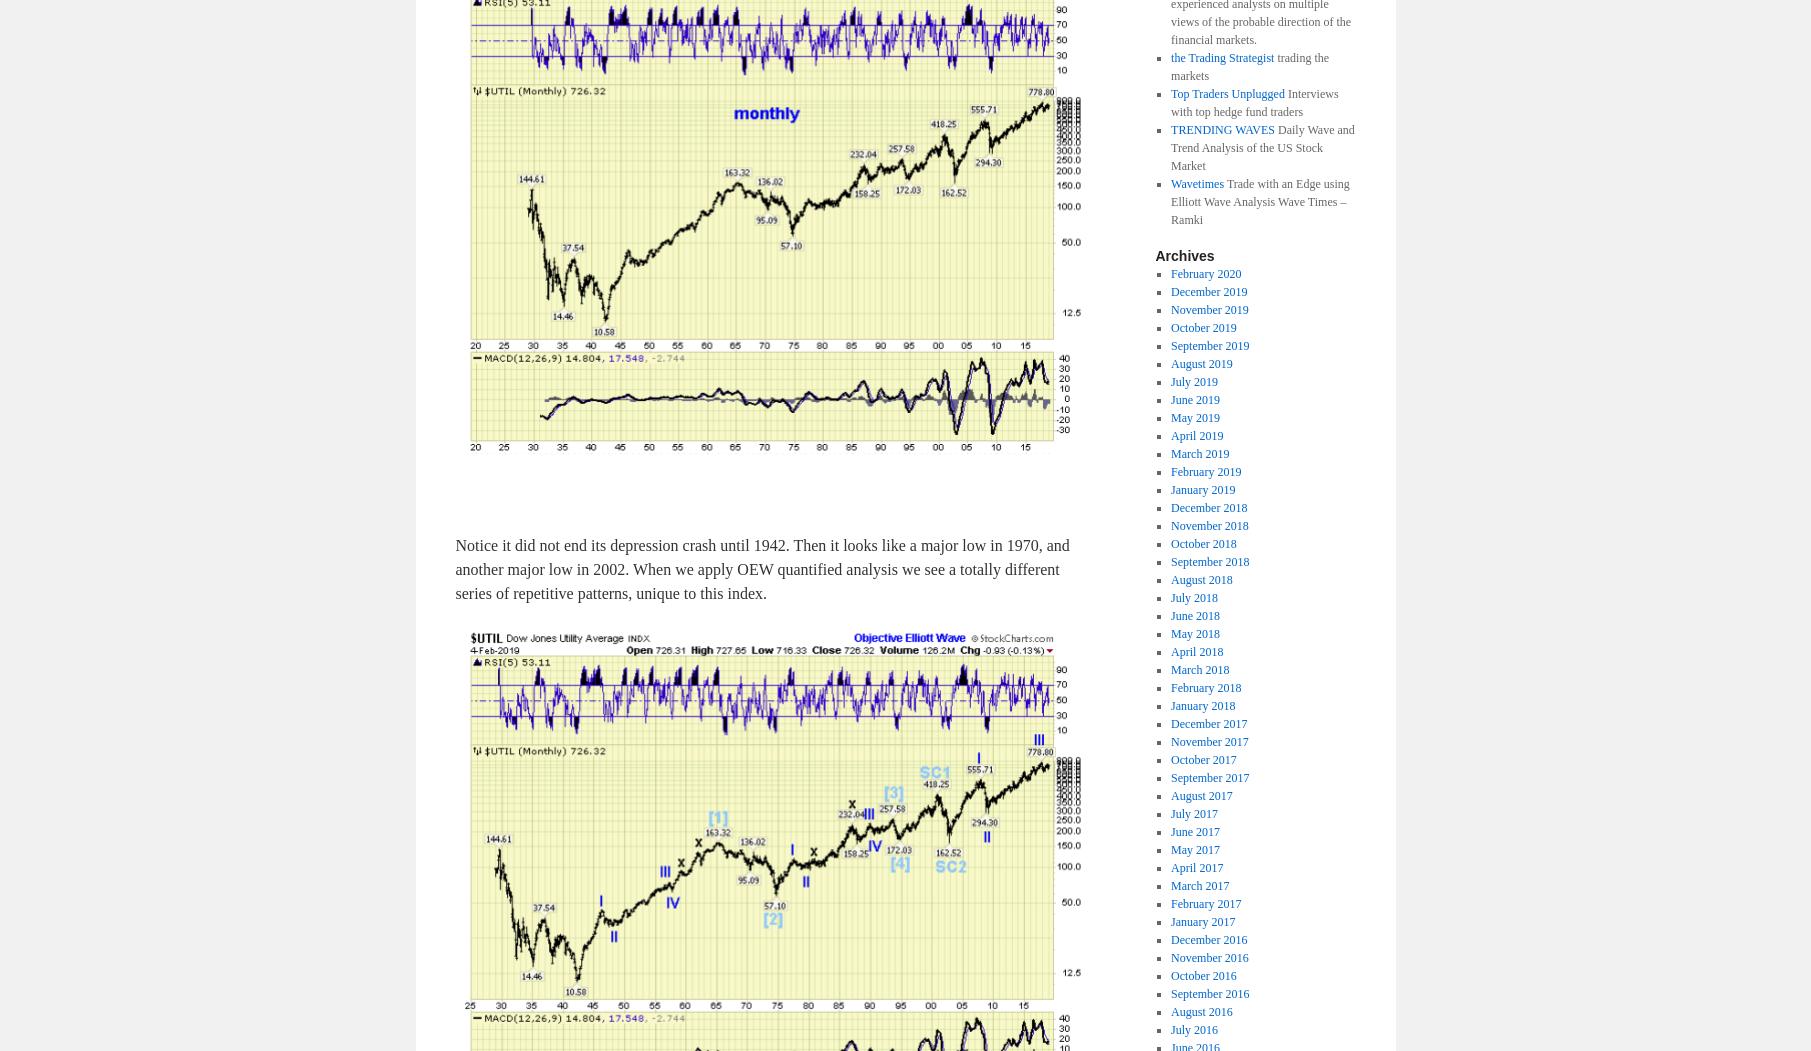 The image size is (1811, 1051). Describe the element at coordinates (1169, 614) in the screenshot. I see `'June 2018'` at that location.